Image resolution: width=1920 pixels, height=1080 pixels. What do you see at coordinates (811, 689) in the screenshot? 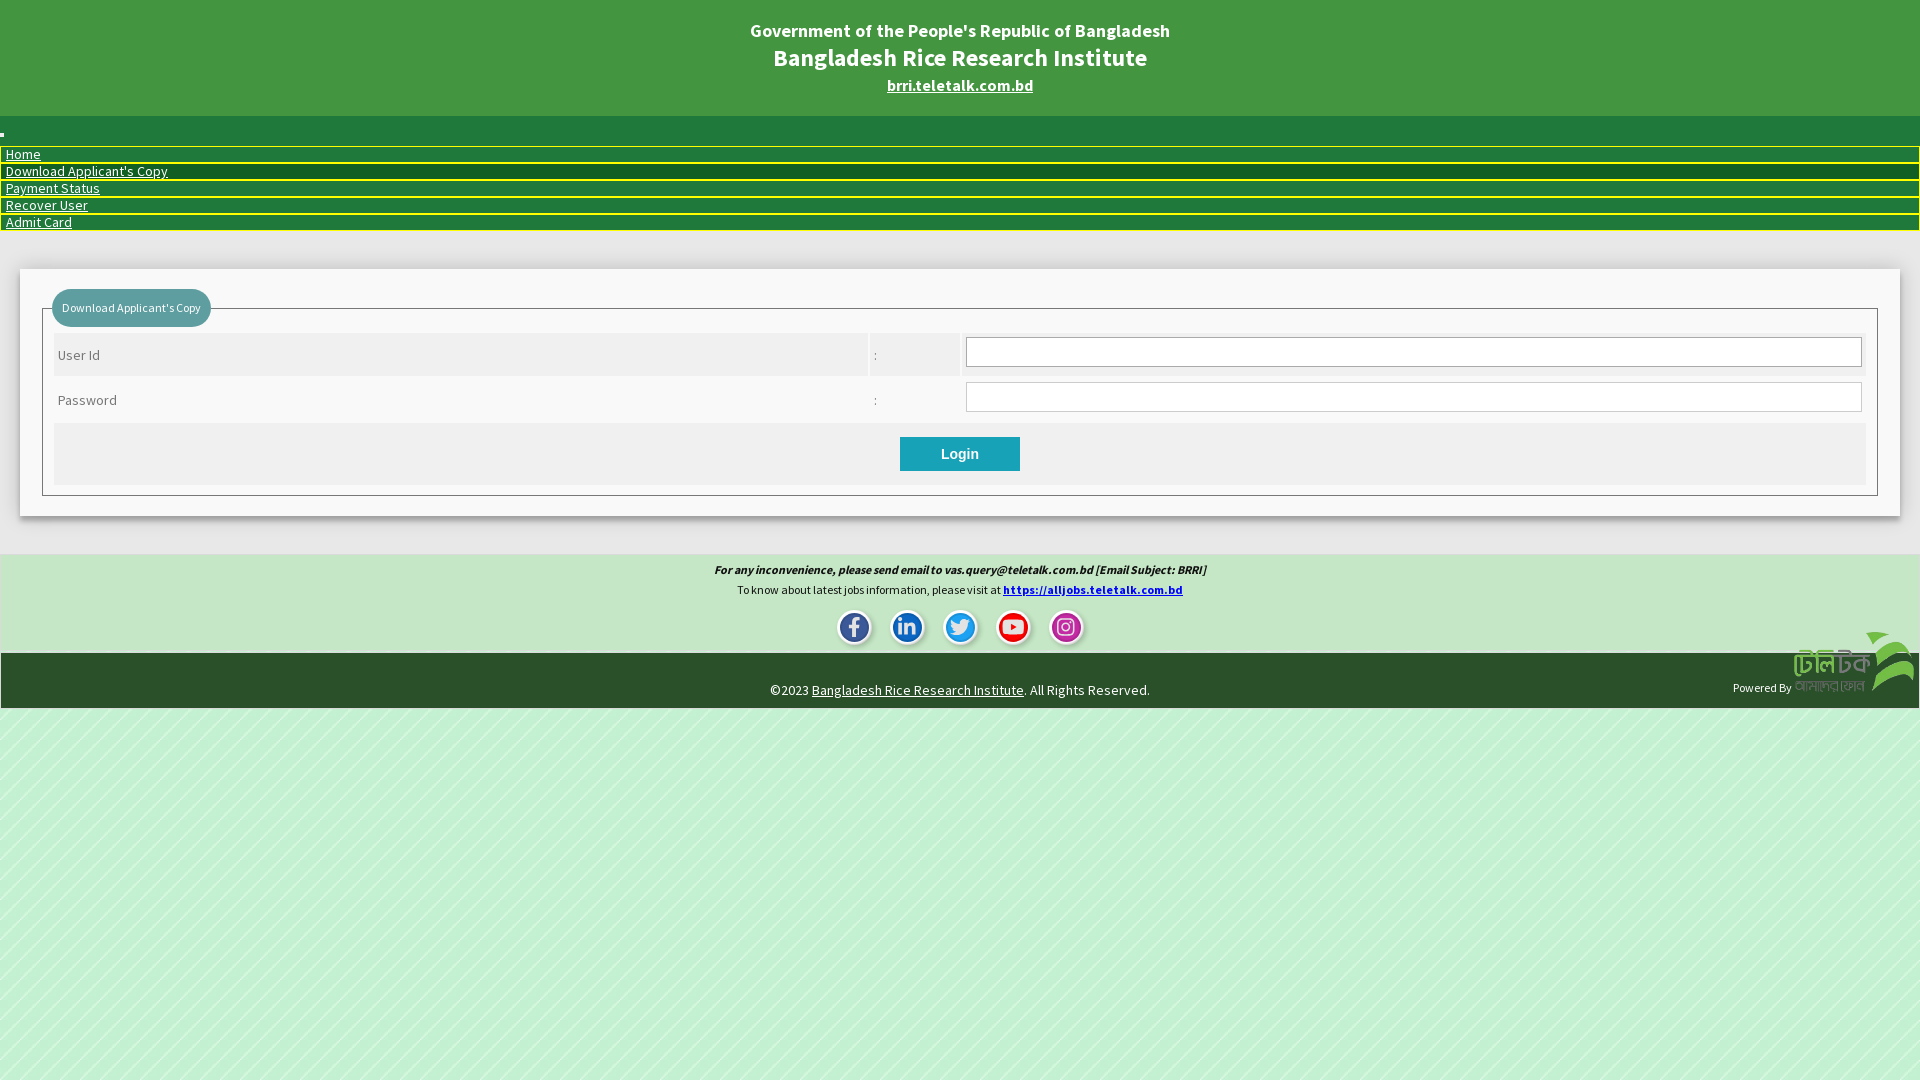
I see `'Bangladesh Rice Research Institute'` at bounding box center [811, 689].